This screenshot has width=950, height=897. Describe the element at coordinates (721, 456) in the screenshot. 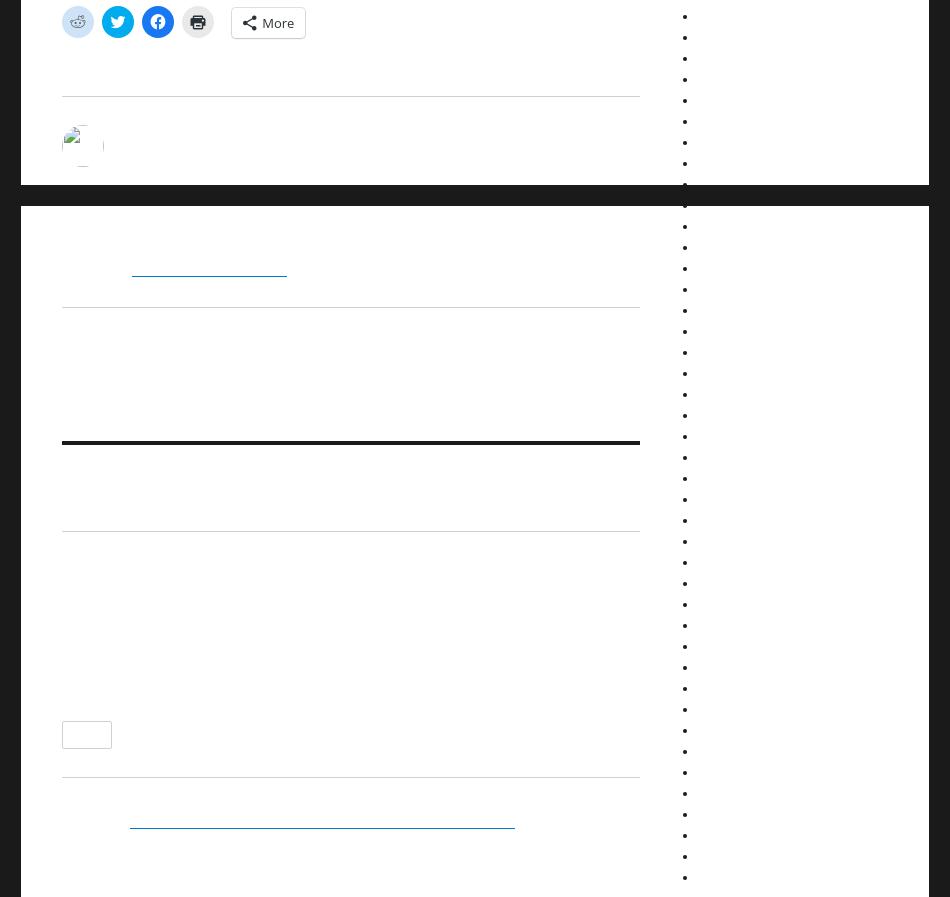

I see `'July 2015'` at that location.